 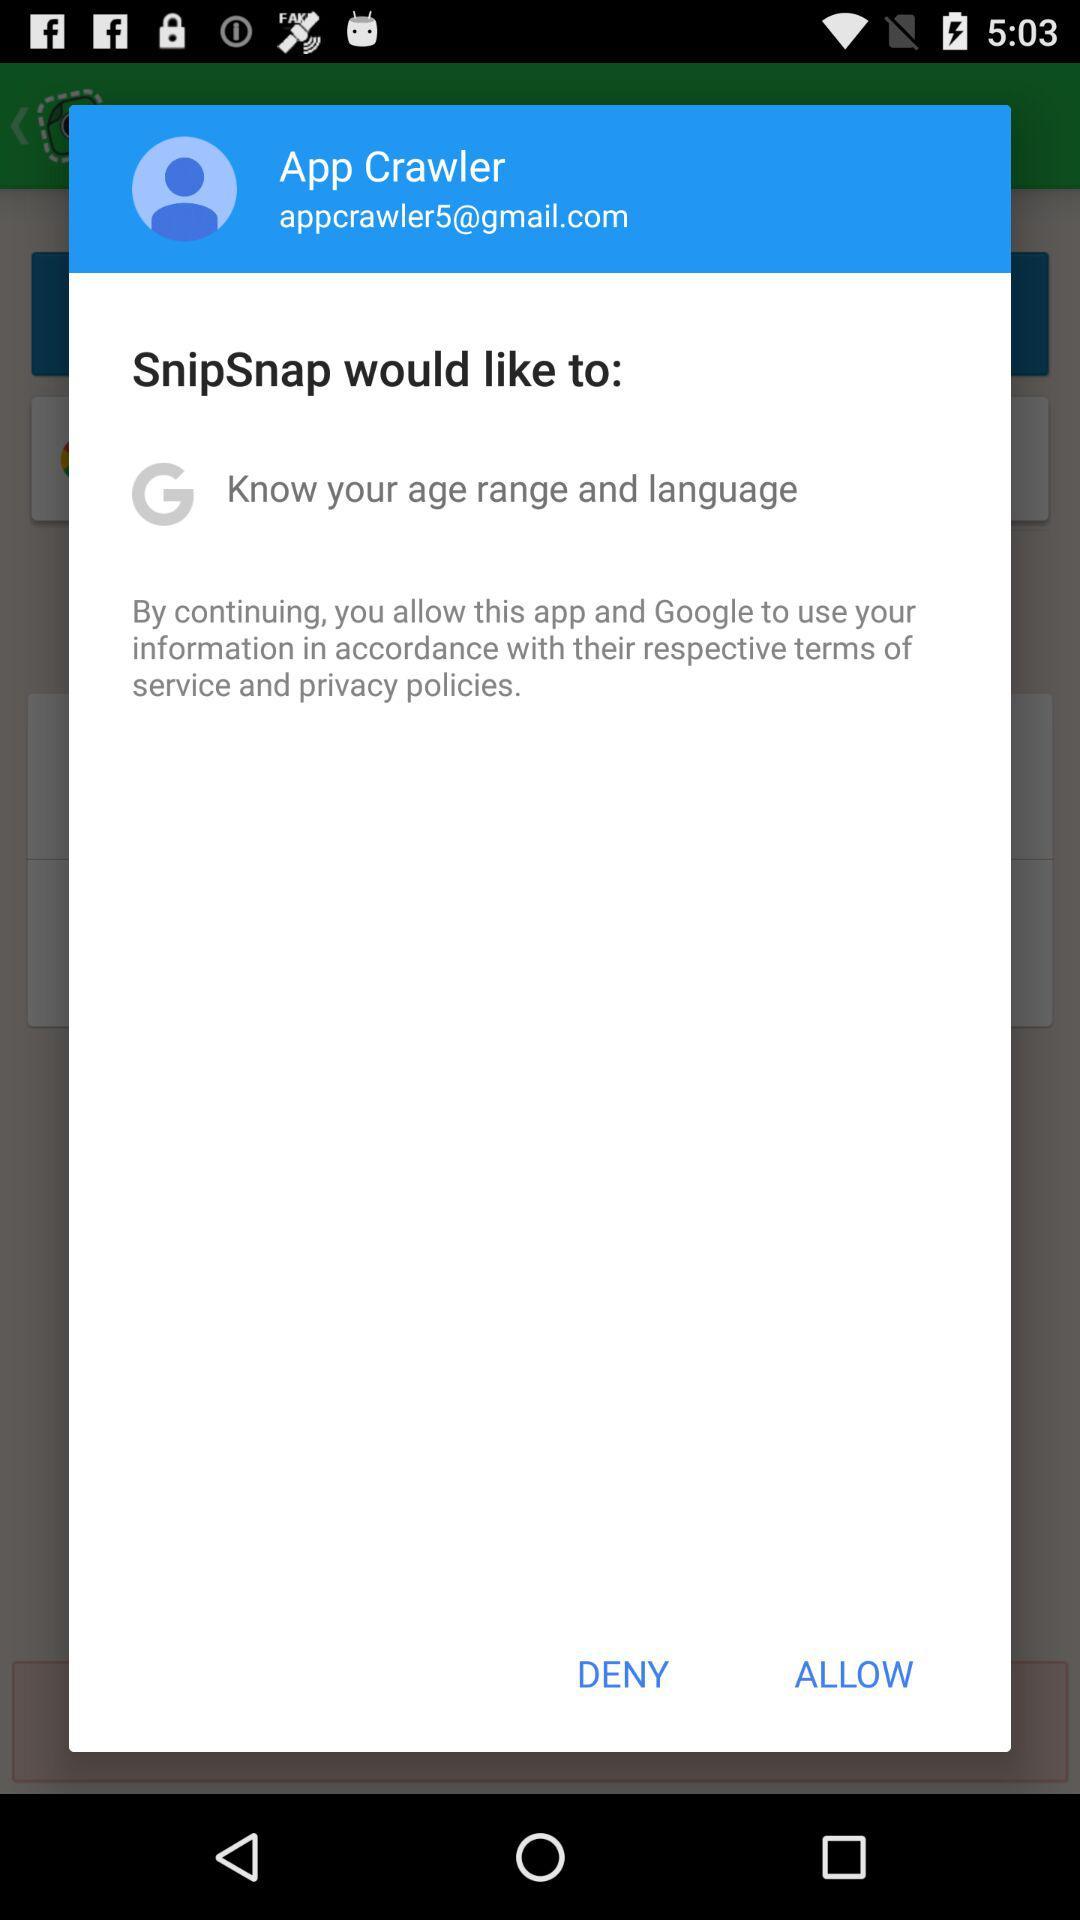 What do you see at coordinates (454, 214) in the screenshot?
I see `appcrawler5@gmail.com item` at bounding box center [454, 214].